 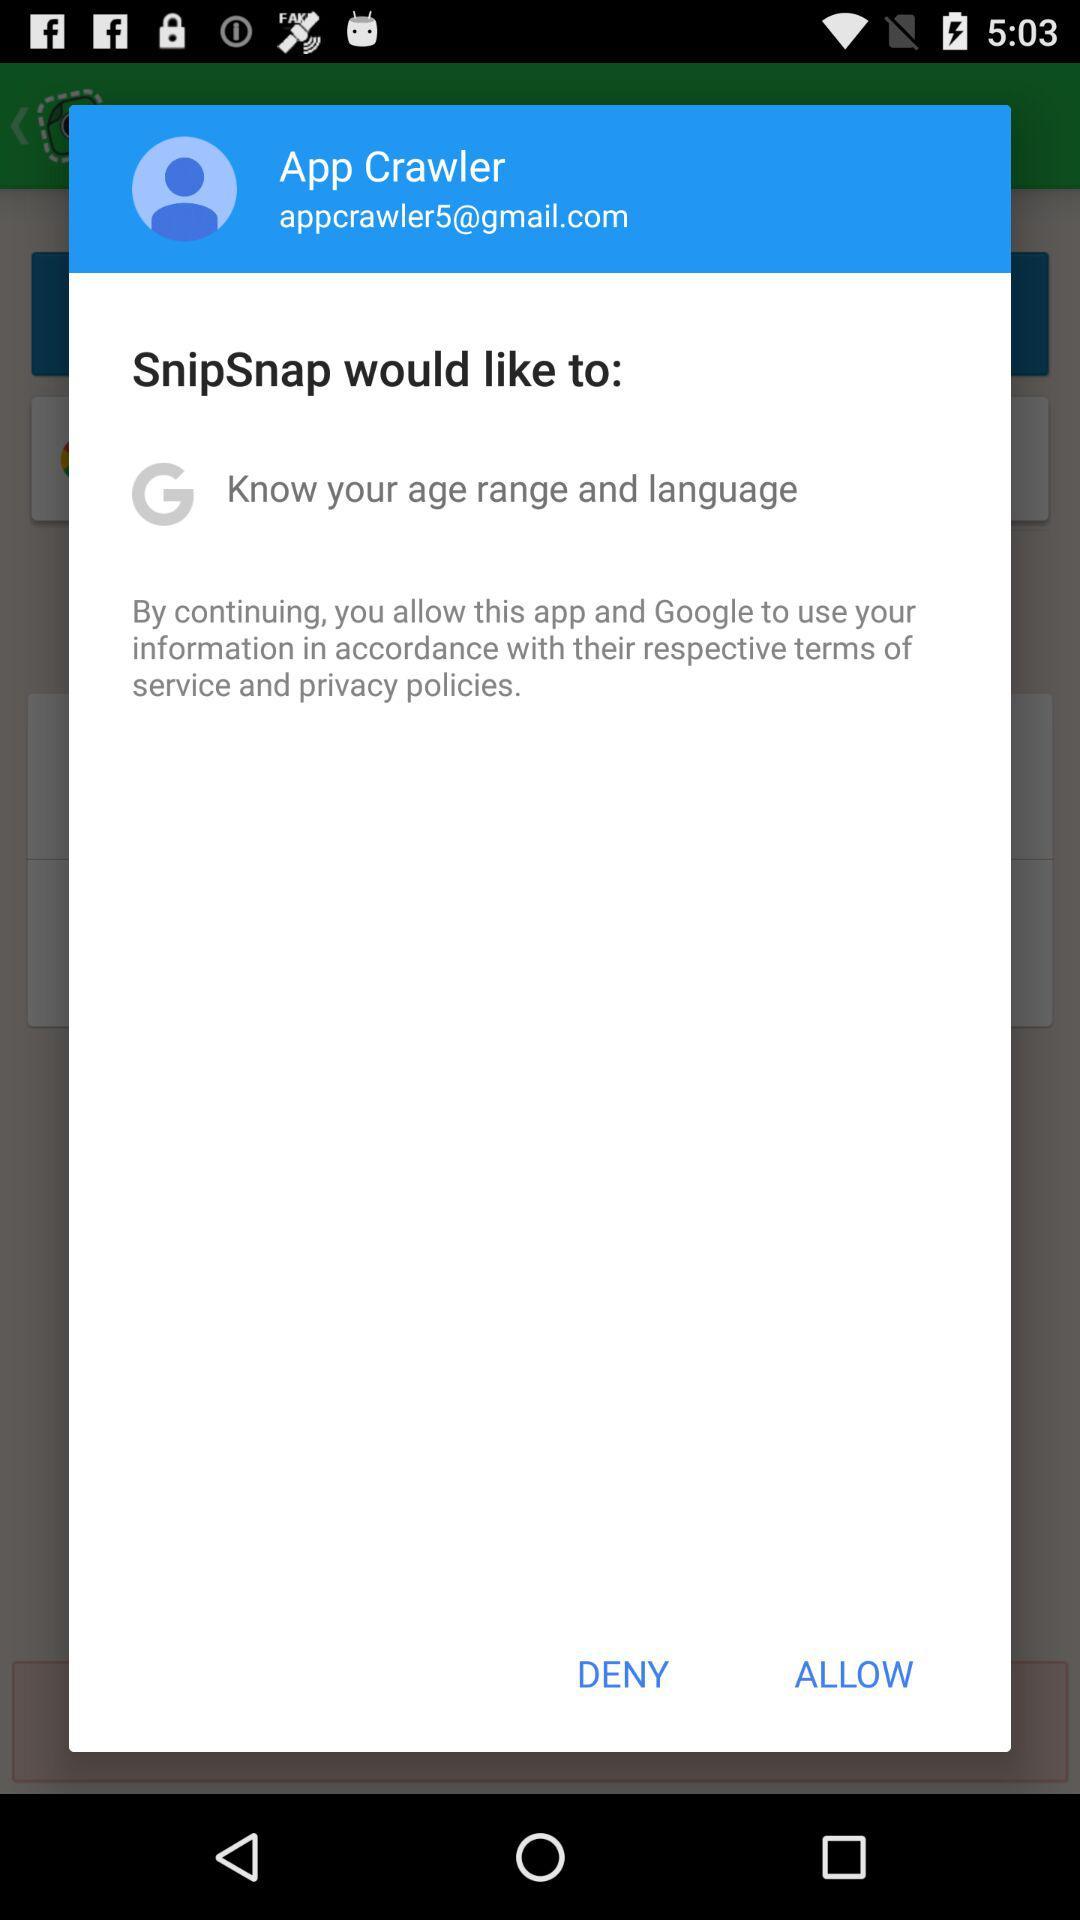 What do you see at coordinates (454, 214) in the screenshot?
I see `appcrawler5@gmail.com item` at bounding box center [454, 214].